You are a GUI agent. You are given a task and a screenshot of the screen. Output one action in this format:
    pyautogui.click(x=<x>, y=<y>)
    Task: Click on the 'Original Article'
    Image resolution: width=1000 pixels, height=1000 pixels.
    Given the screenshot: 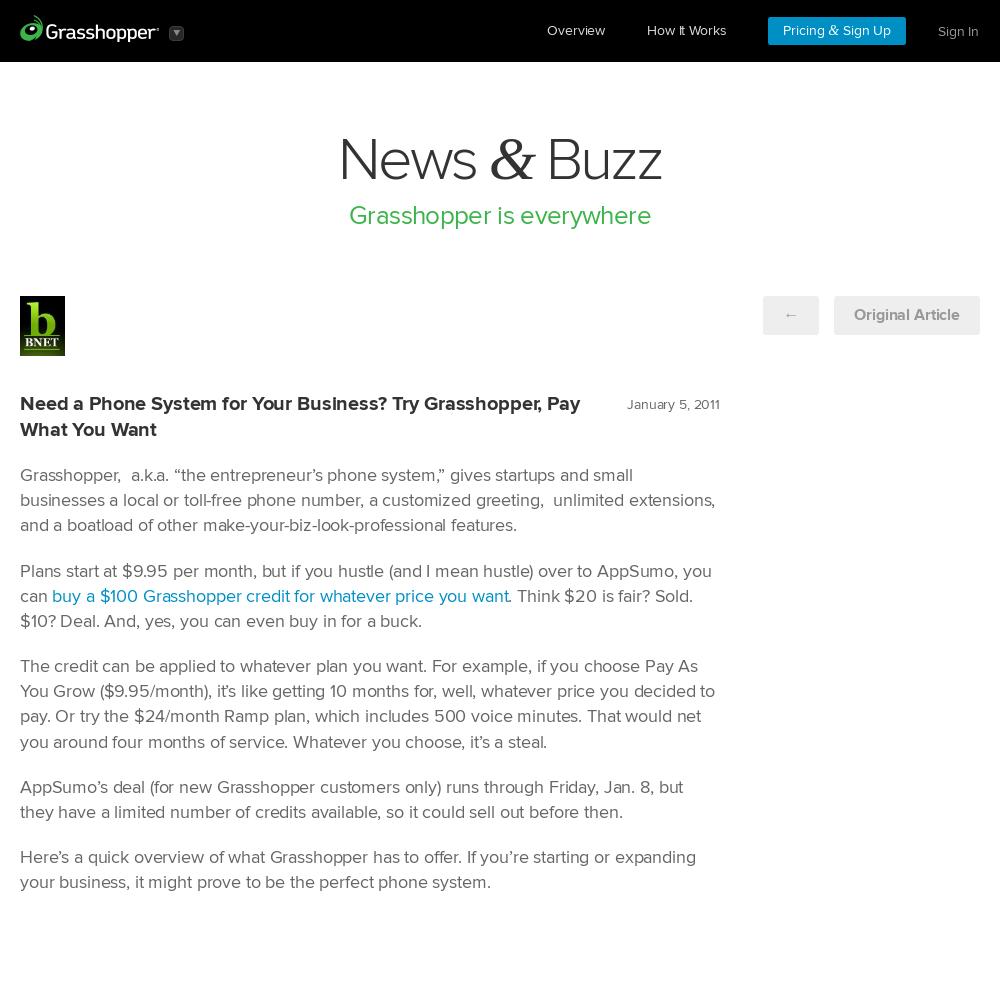 What is the action you would take?
    pyautogui.click(x=907, y=314)
    